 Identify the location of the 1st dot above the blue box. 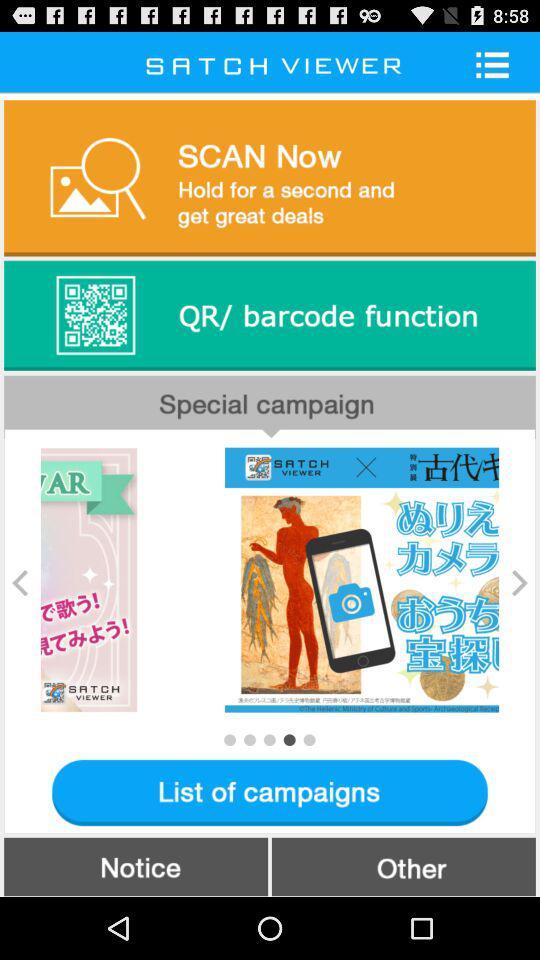
(228, 738).